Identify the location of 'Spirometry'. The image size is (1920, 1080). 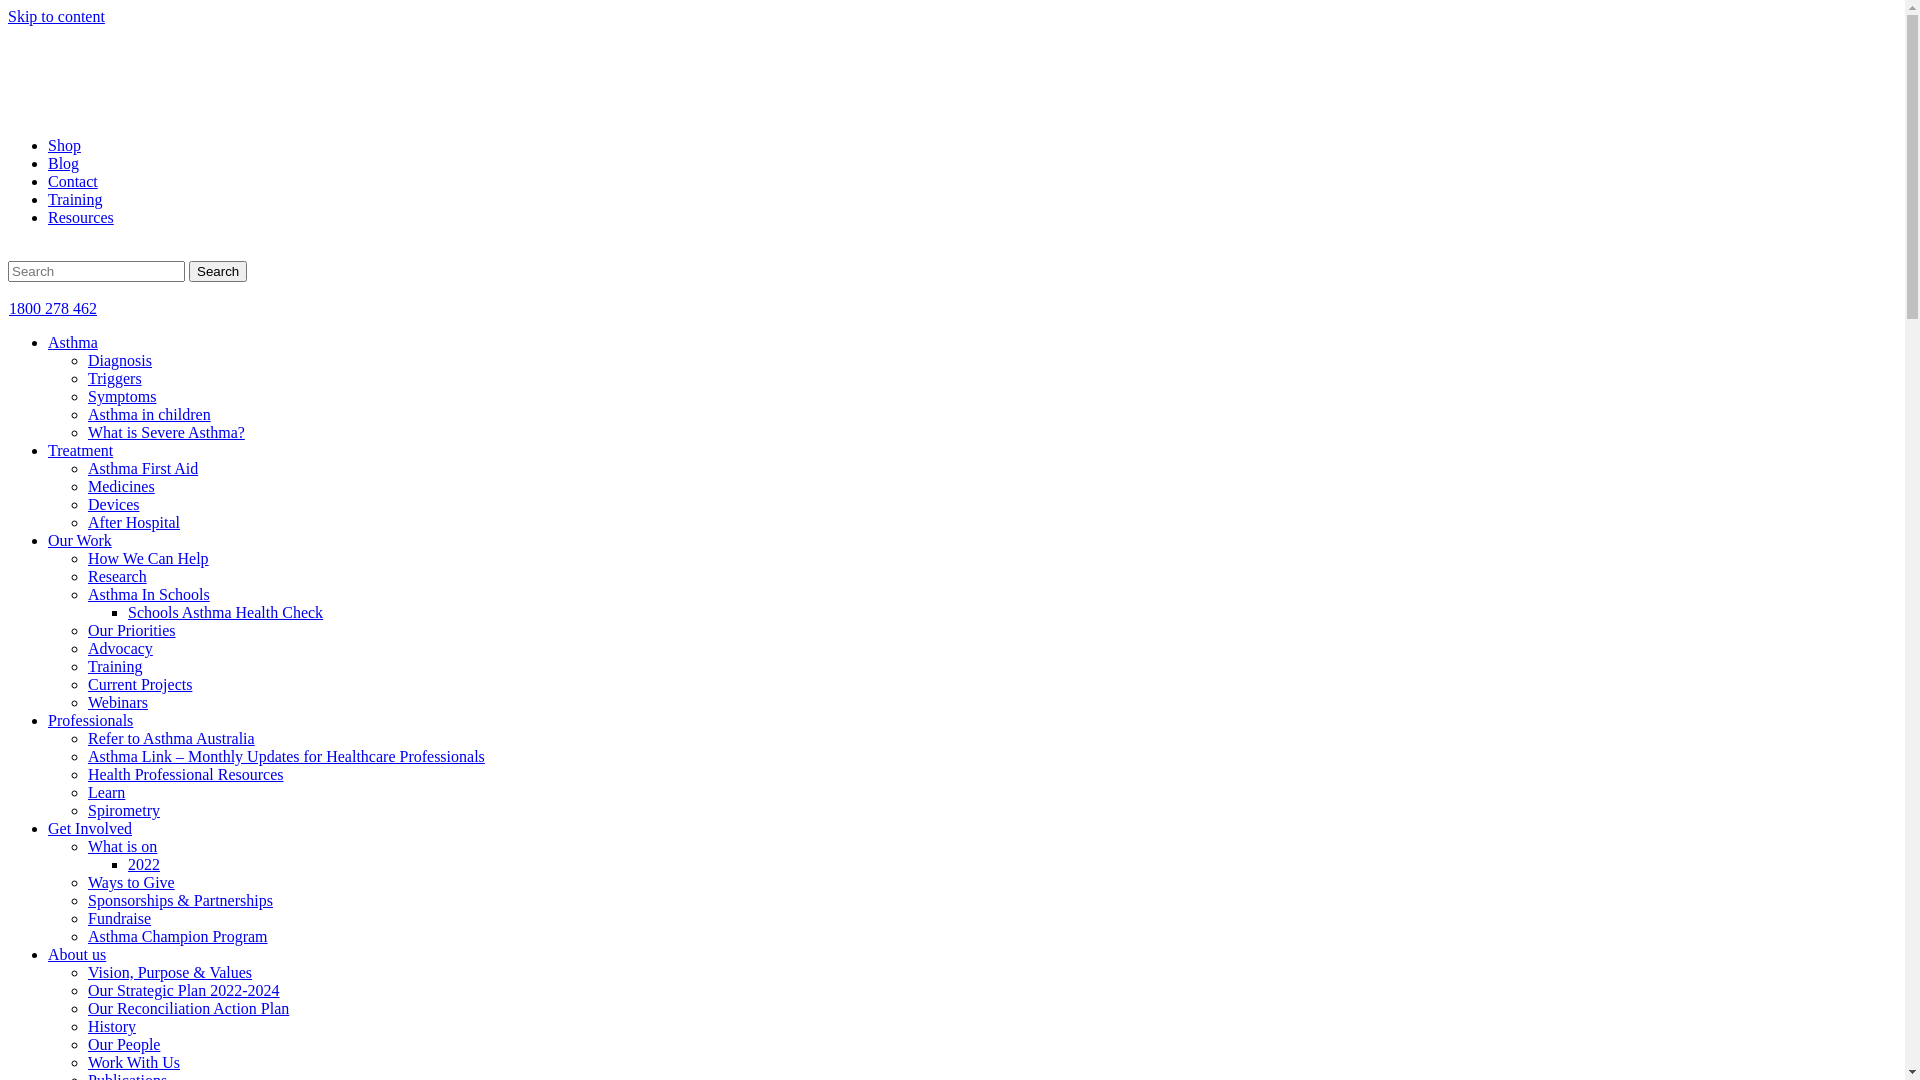
(86, 810).